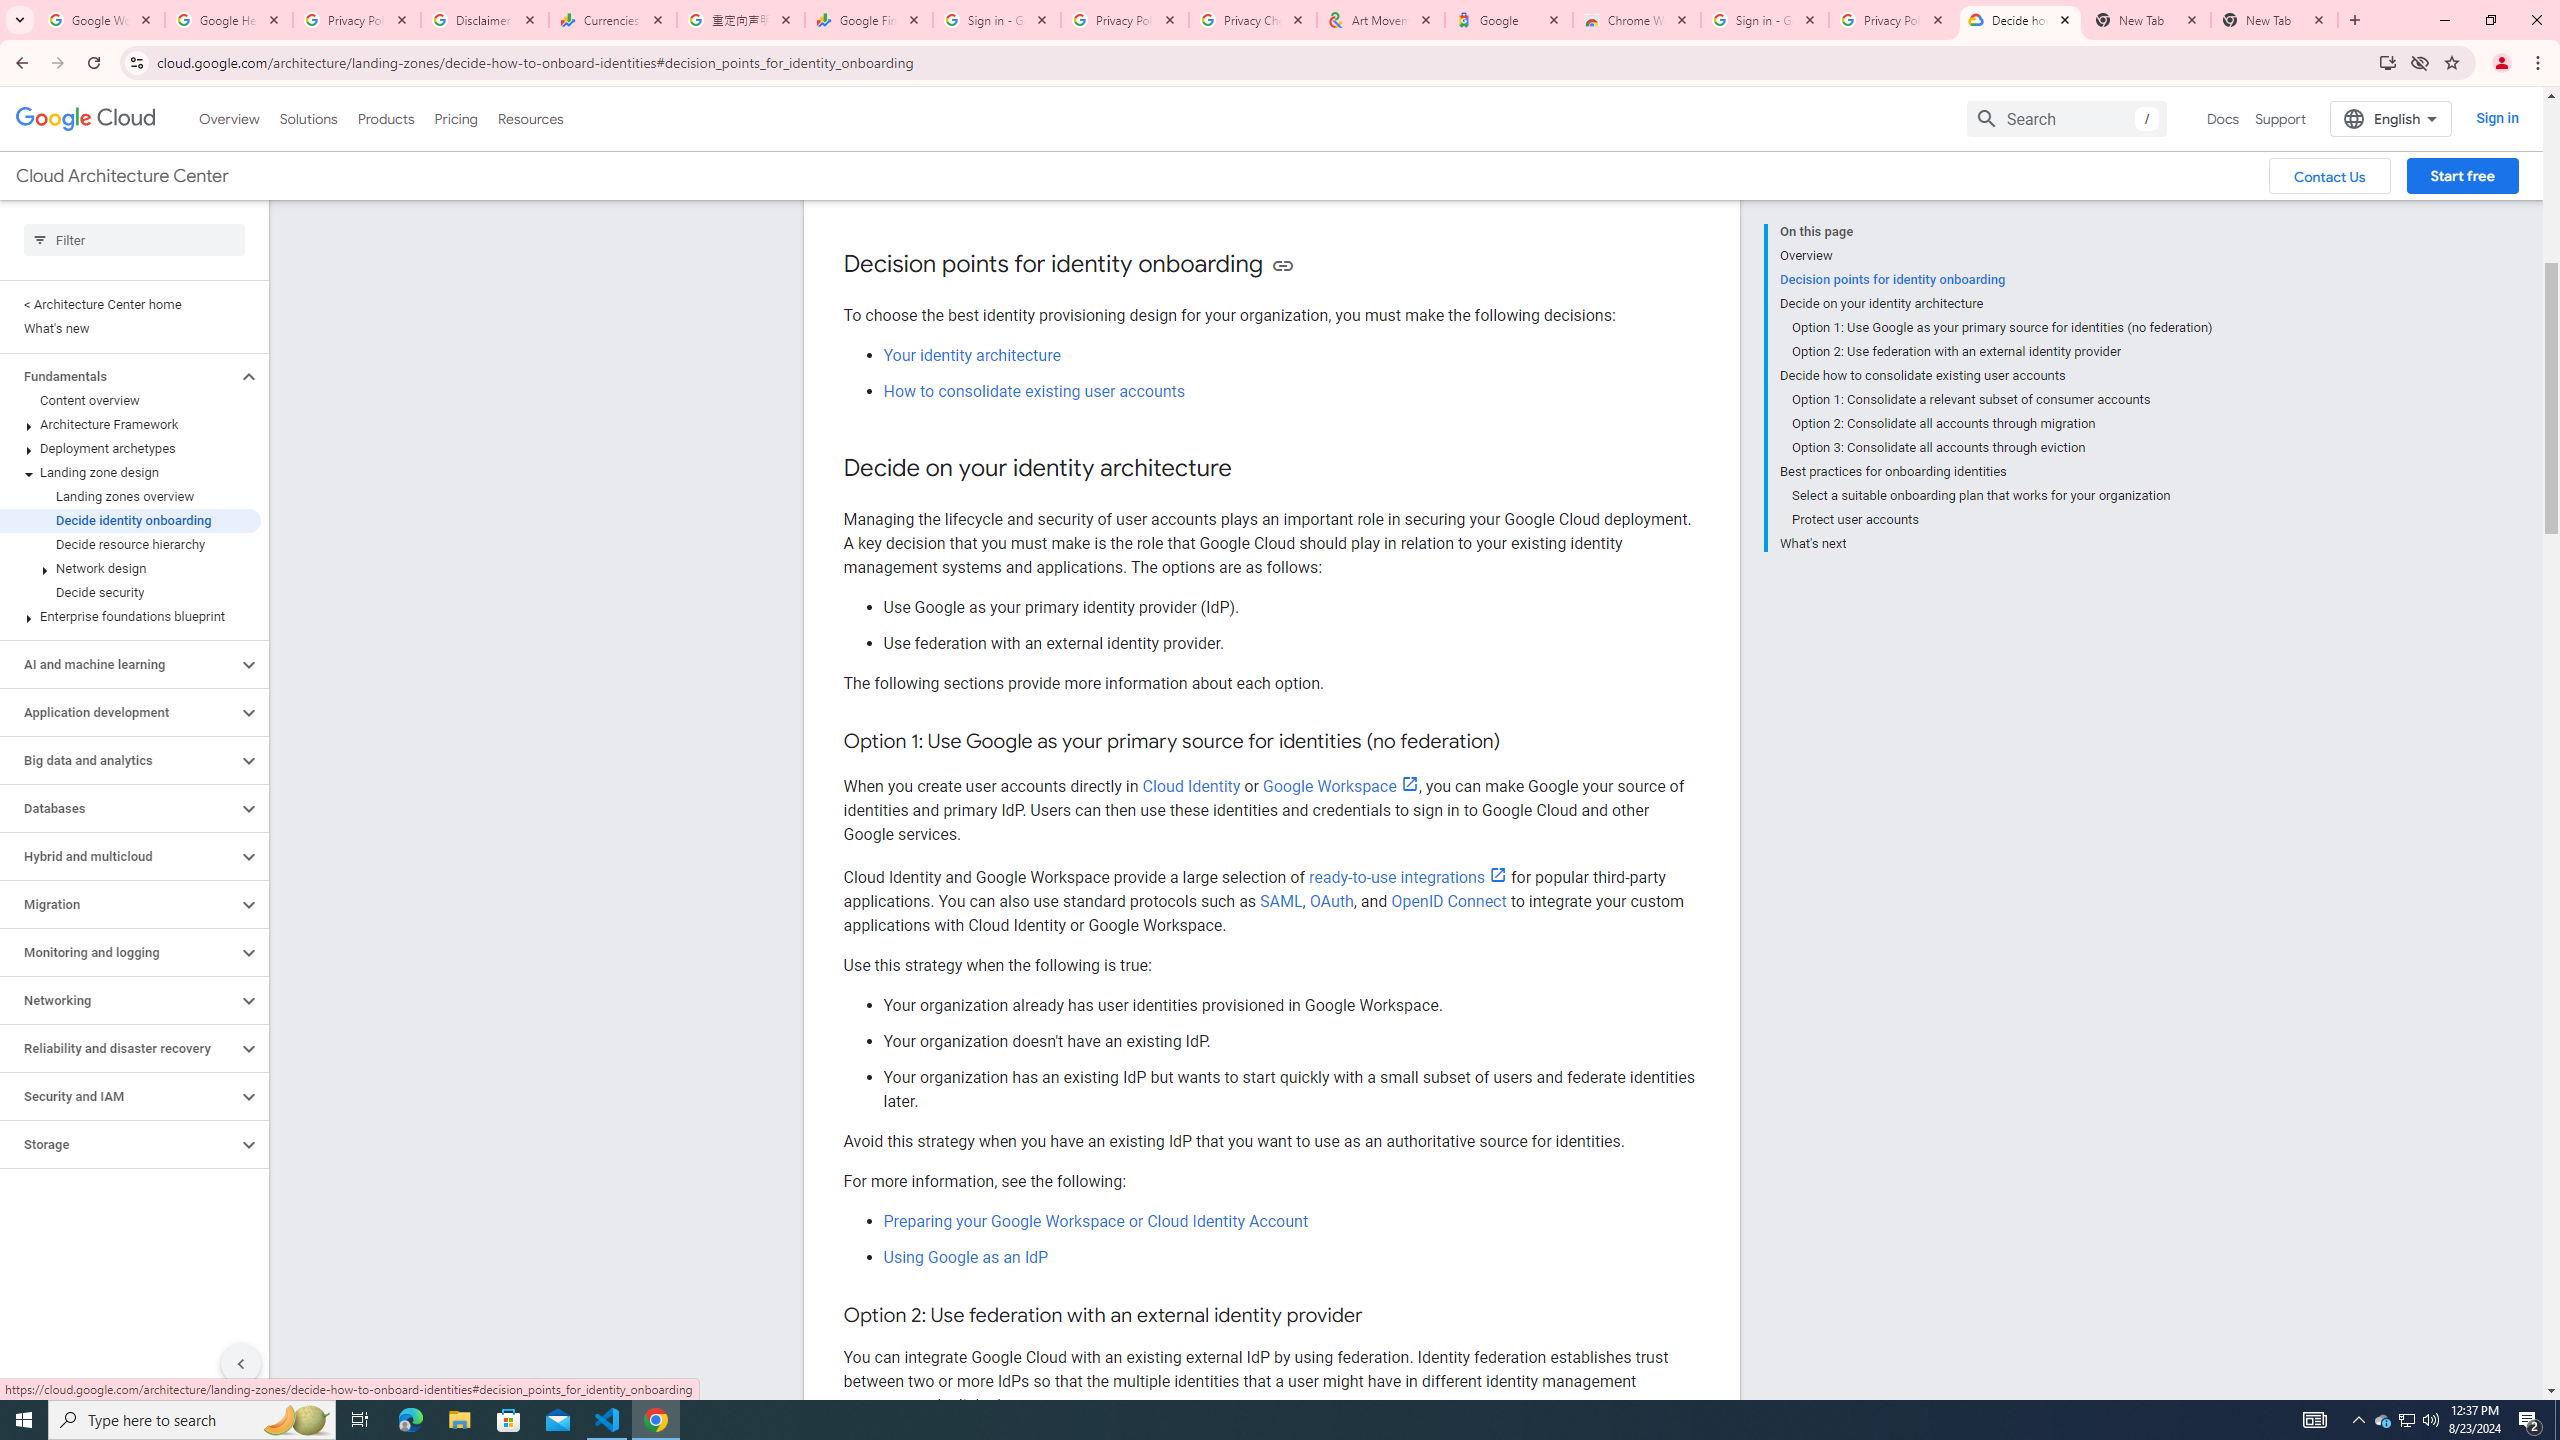  I want to click on 'Chrome Web Store - Color themes by Chrome', so click(1636, 19).